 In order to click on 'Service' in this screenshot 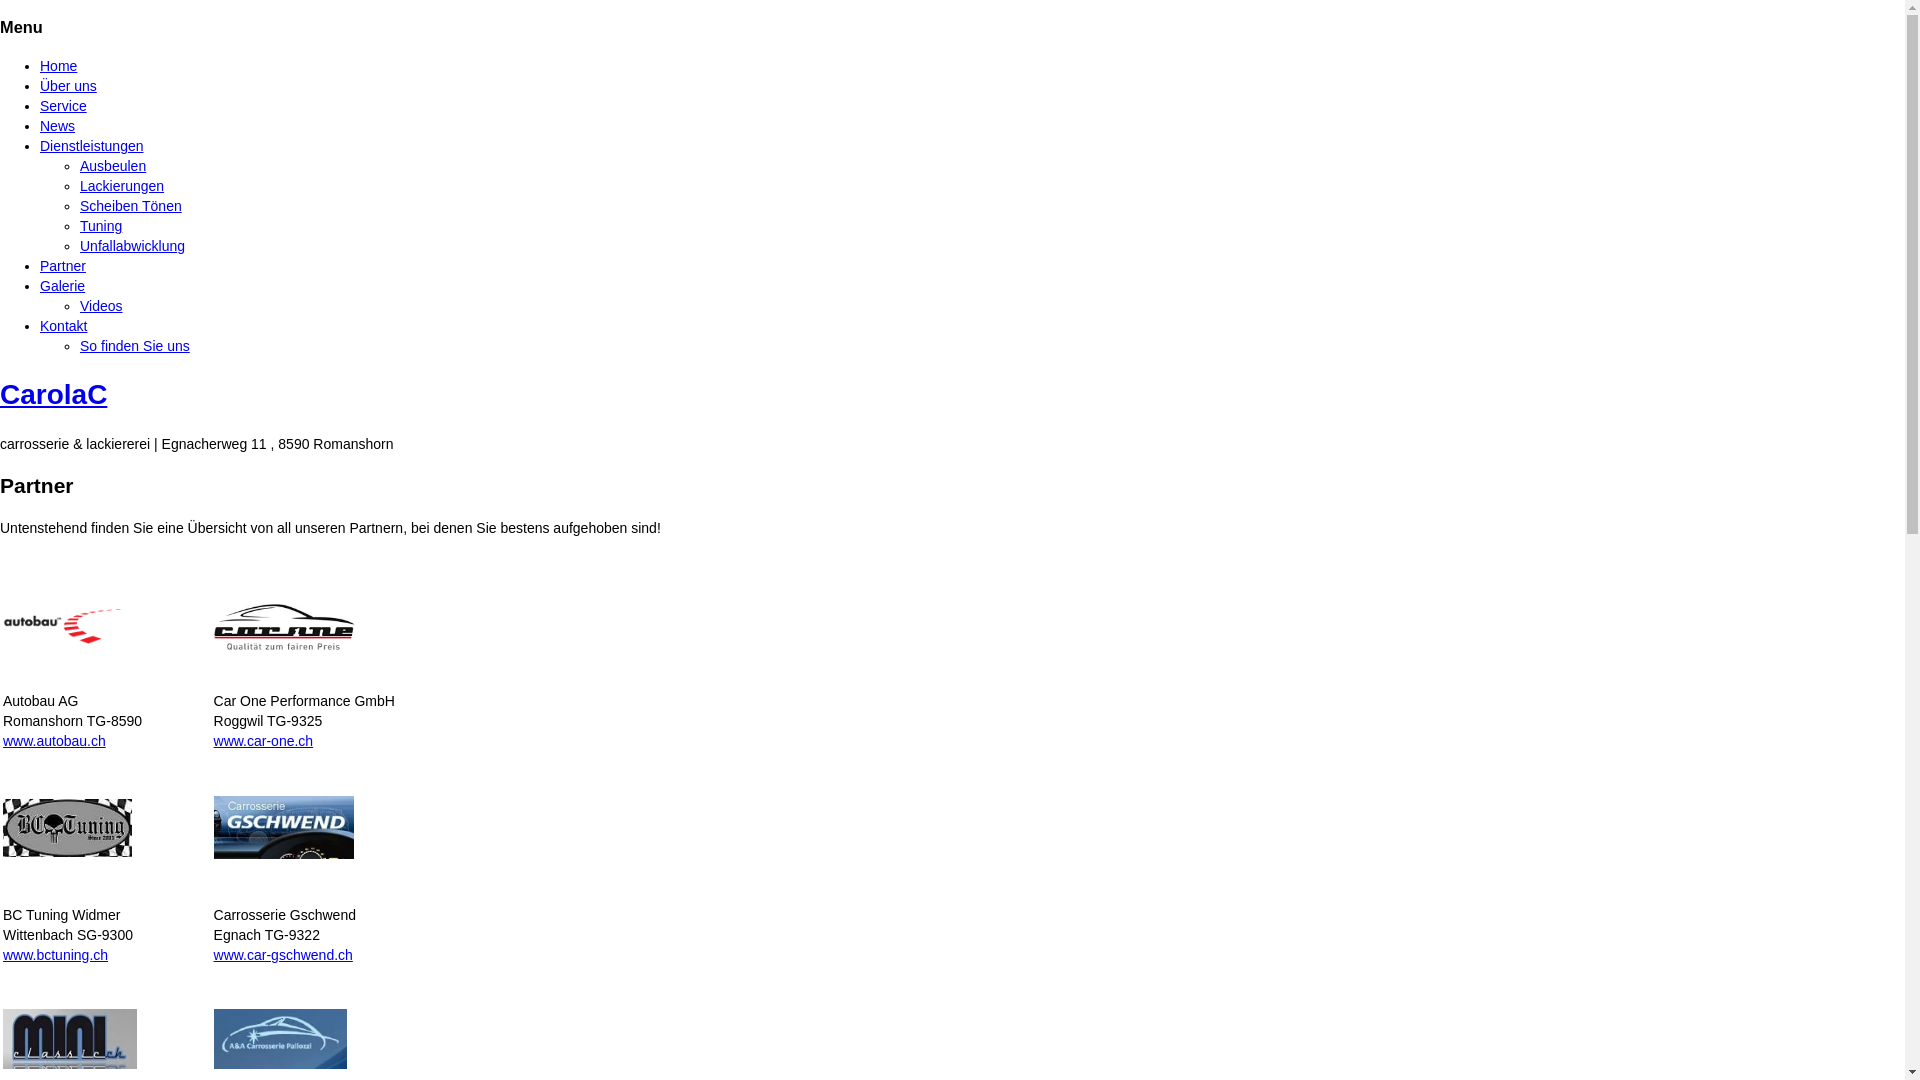, I will do `click(63, 105)`.